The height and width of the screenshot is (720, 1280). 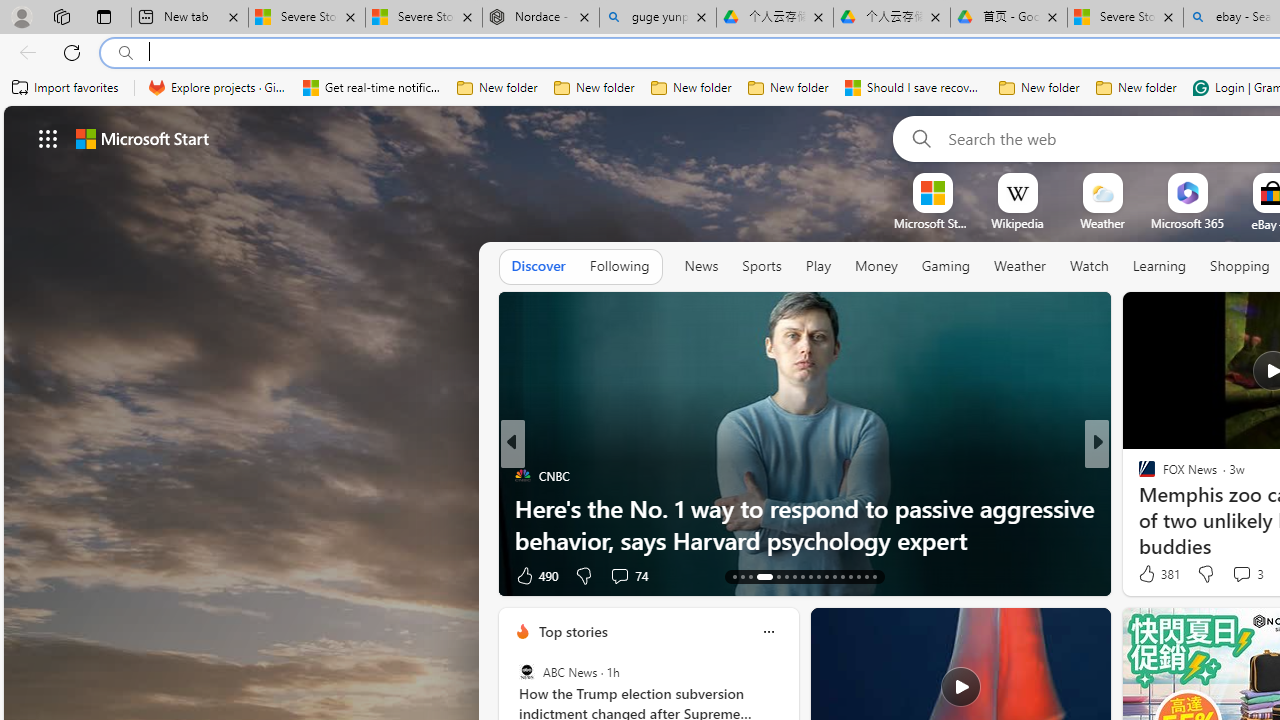 What do you see at coordinates (912, 87) in the screenshot?
I see `'Should I save recovered Word documents? - Microsoft Support'` at bounding box center [912, 87].